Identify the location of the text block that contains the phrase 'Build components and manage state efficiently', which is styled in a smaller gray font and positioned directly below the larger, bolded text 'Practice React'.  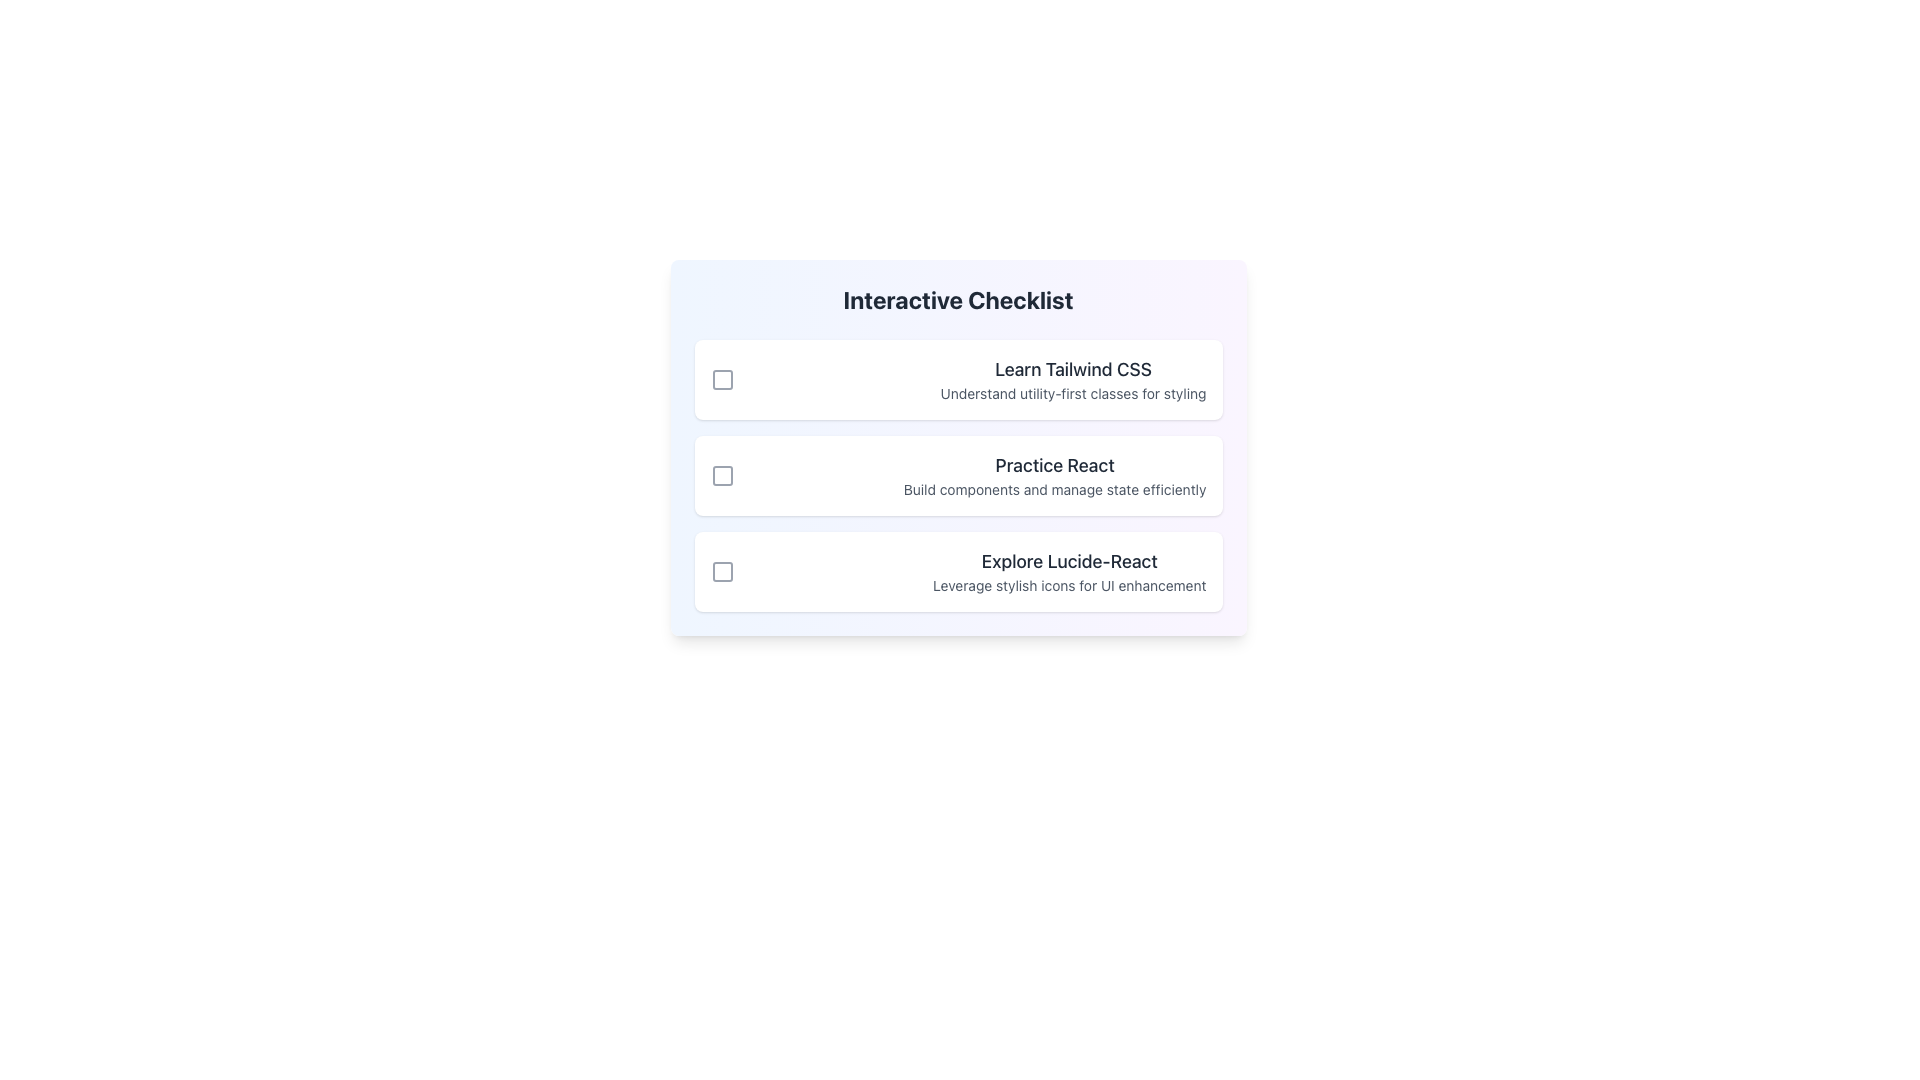
(1054, 489).